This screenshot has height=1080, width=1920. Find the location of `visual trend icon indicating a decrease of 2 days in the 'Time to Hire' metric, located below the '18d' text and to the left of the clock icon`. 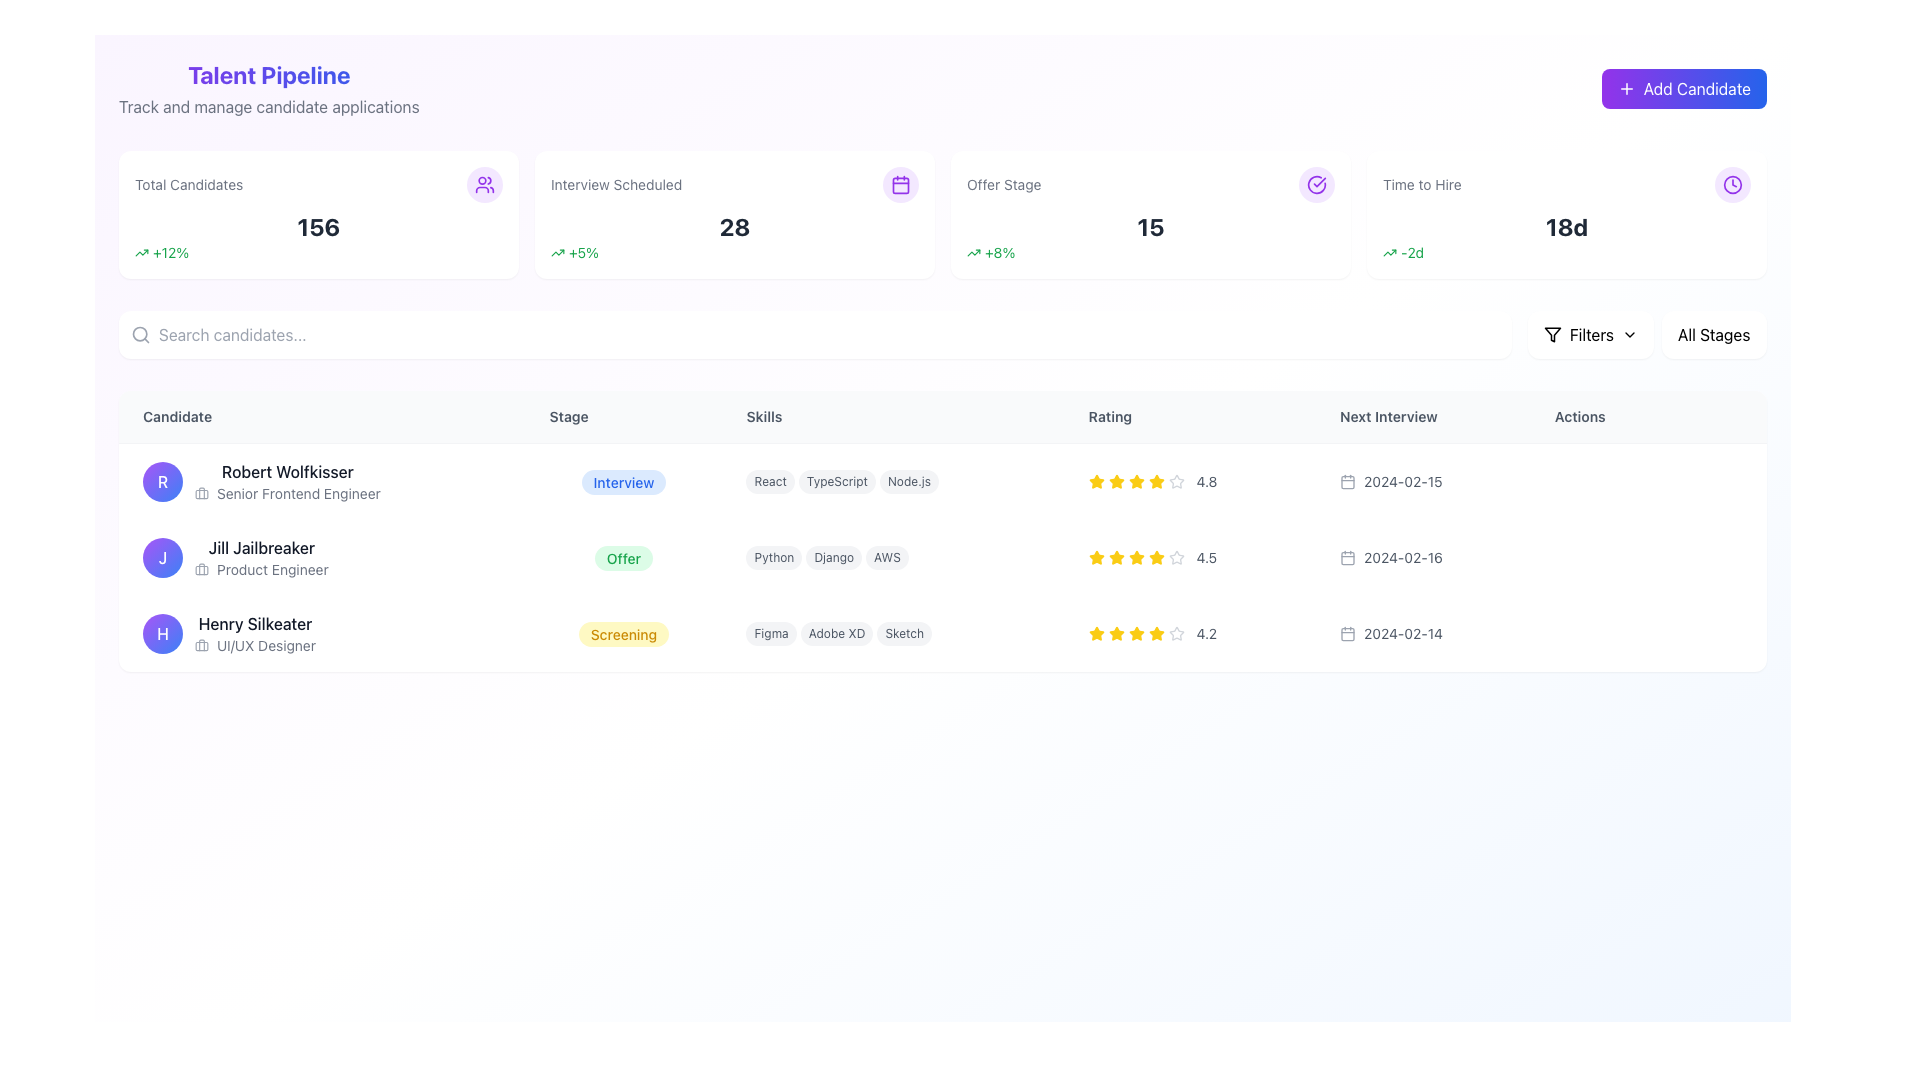

visual trend icon indicating a decrease of 2 days in the 'Time to Hire' metric, located below the '18d' text and to the left of the clock icon is located at coordinates (1565, 252).